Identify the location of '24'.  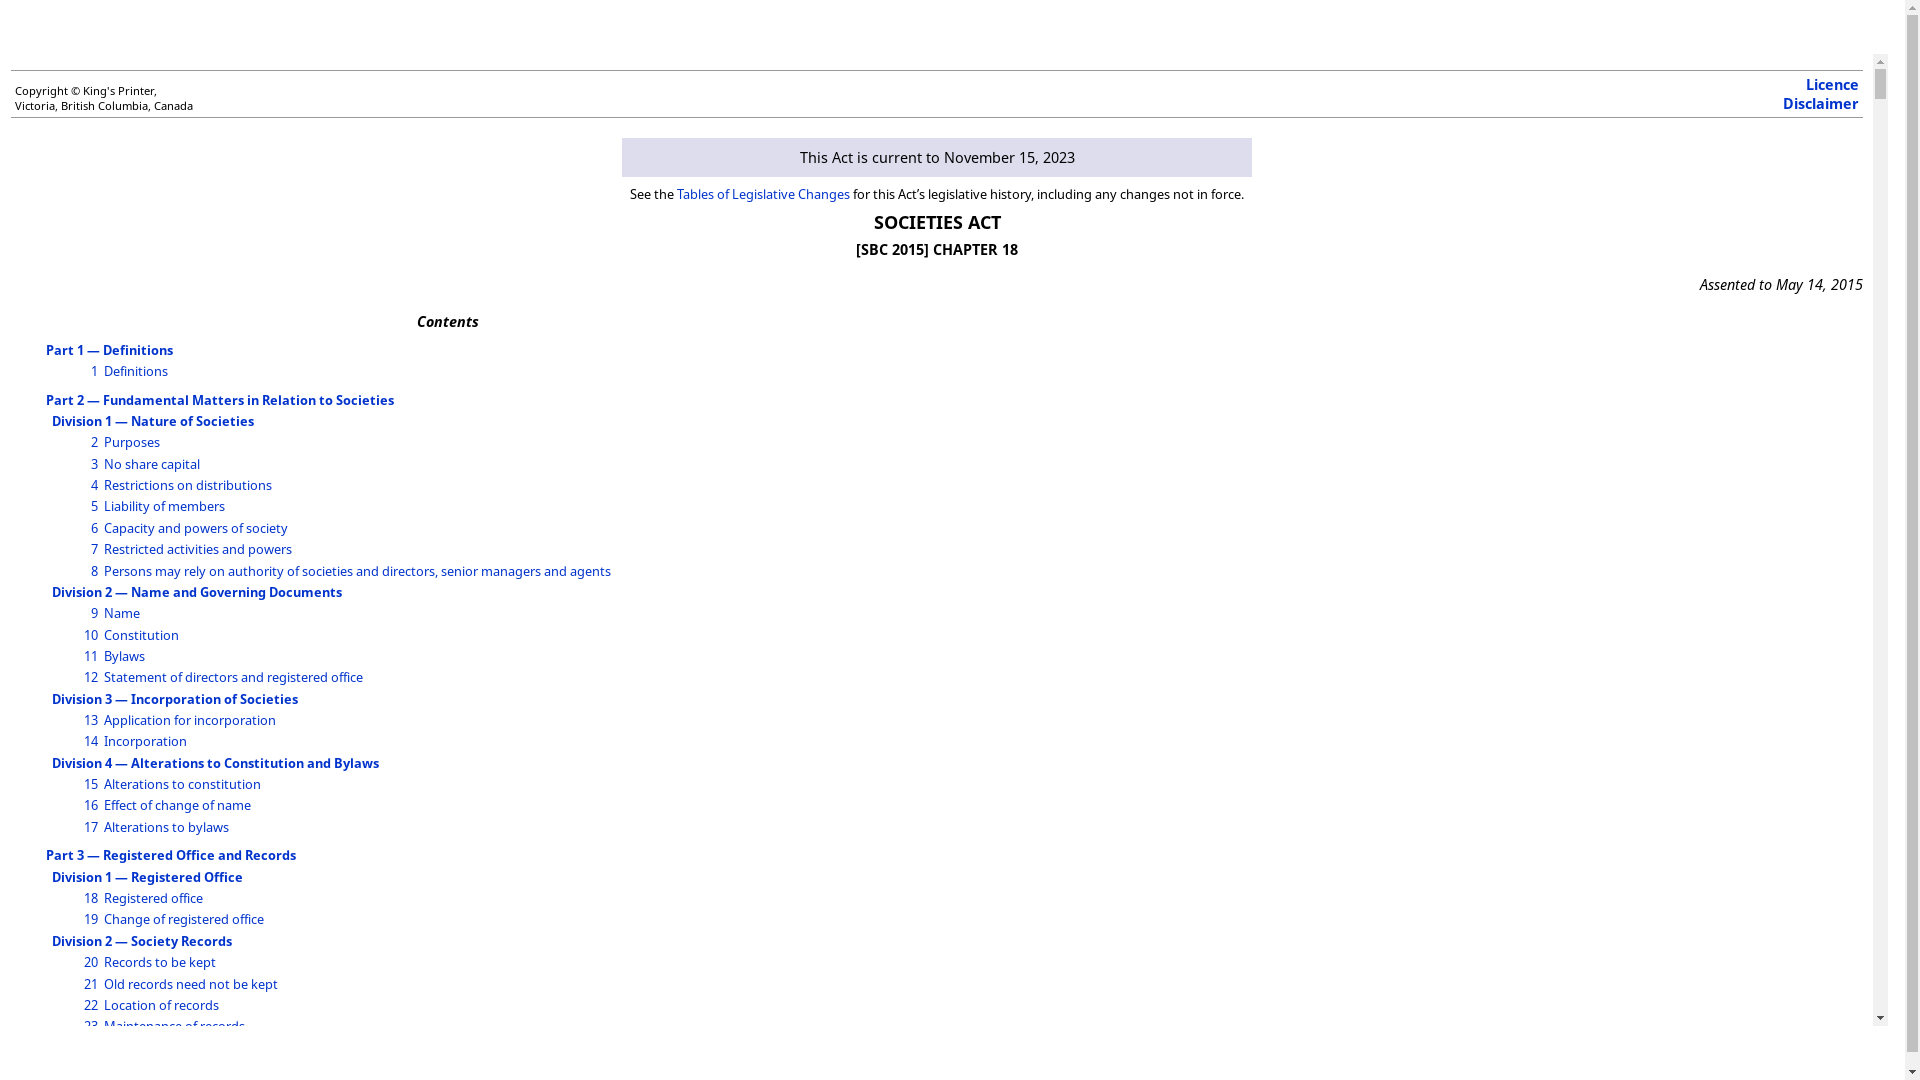
(90, 1047).